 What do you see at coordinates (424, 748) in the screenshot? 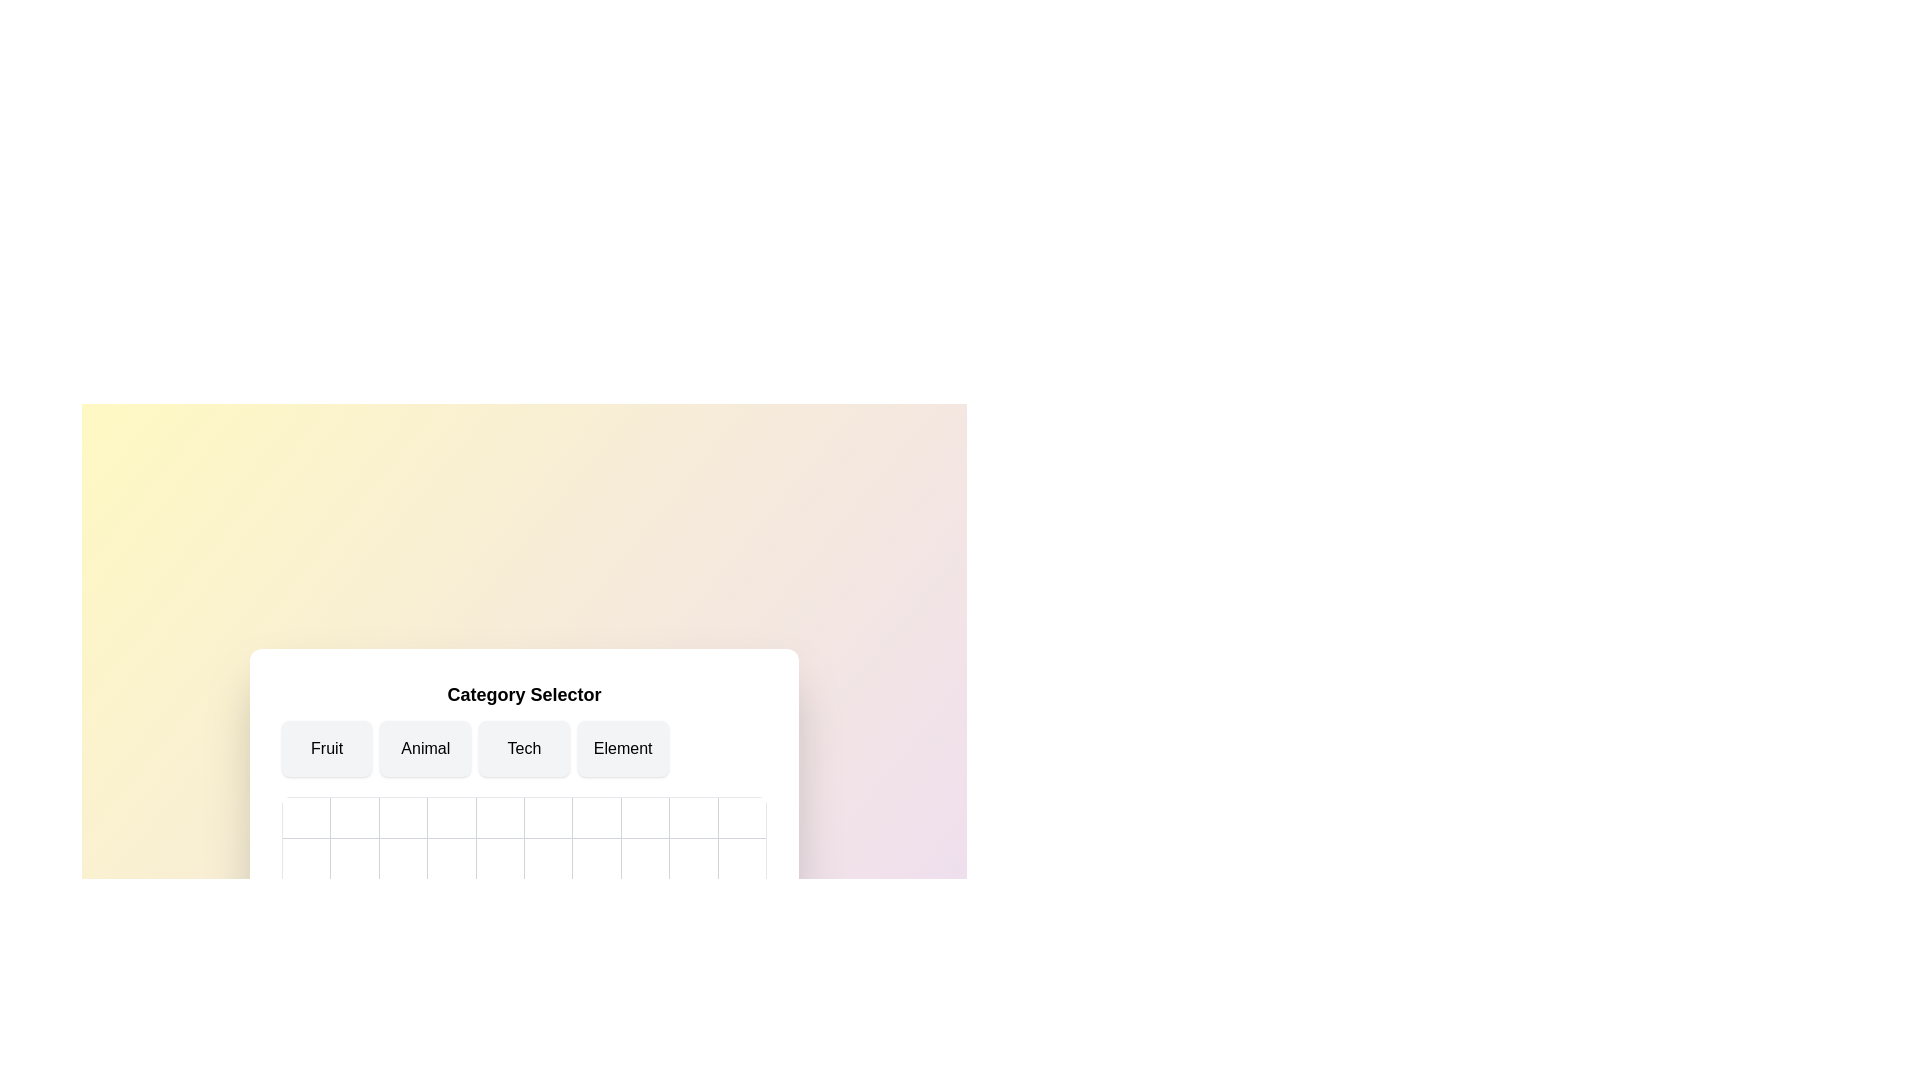
I see `the category Animal to highlight it` at bounding box center [424, 748].